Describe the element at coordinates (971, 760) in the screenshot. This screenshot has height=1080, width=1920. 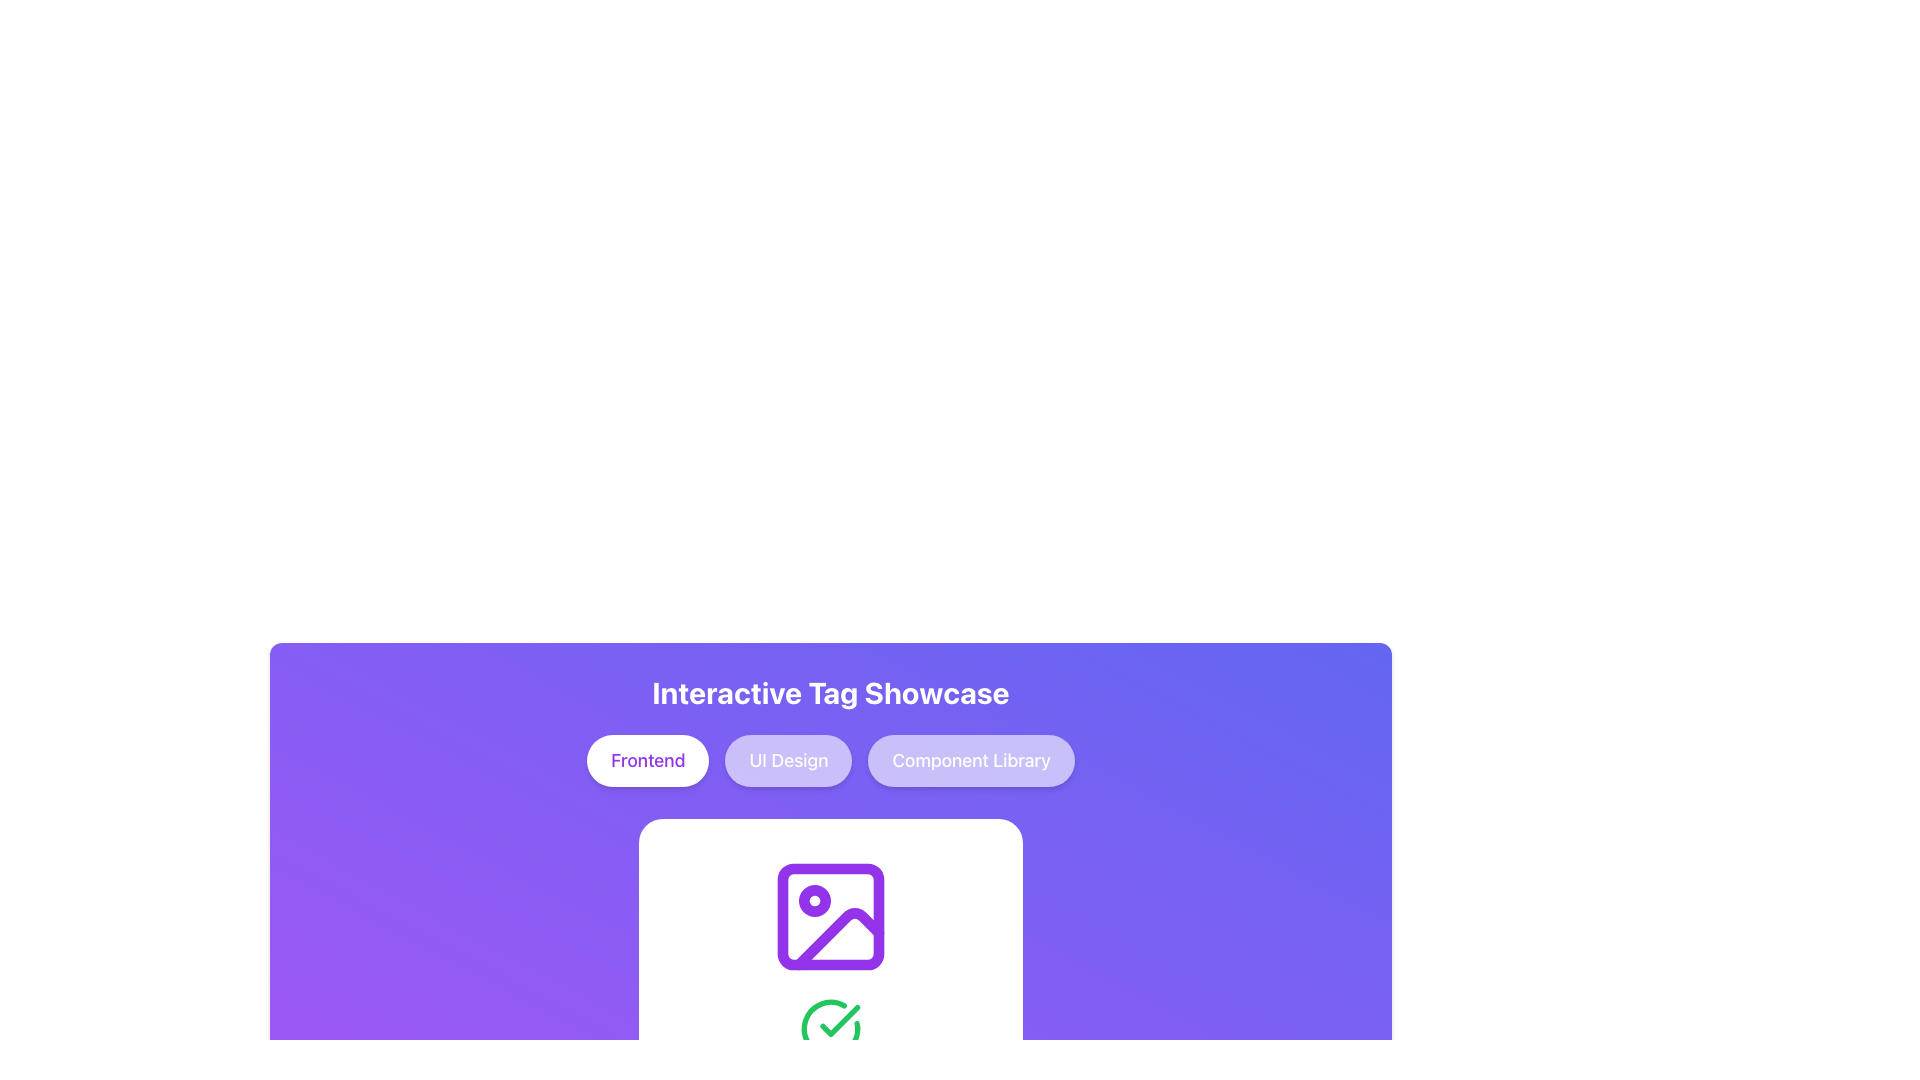
I see `the 'Component Library' button, which is a text button with rounded ends, purple background, and white text, located to the far right of its group within the 'Interactive Tag Showcase'` at that location.